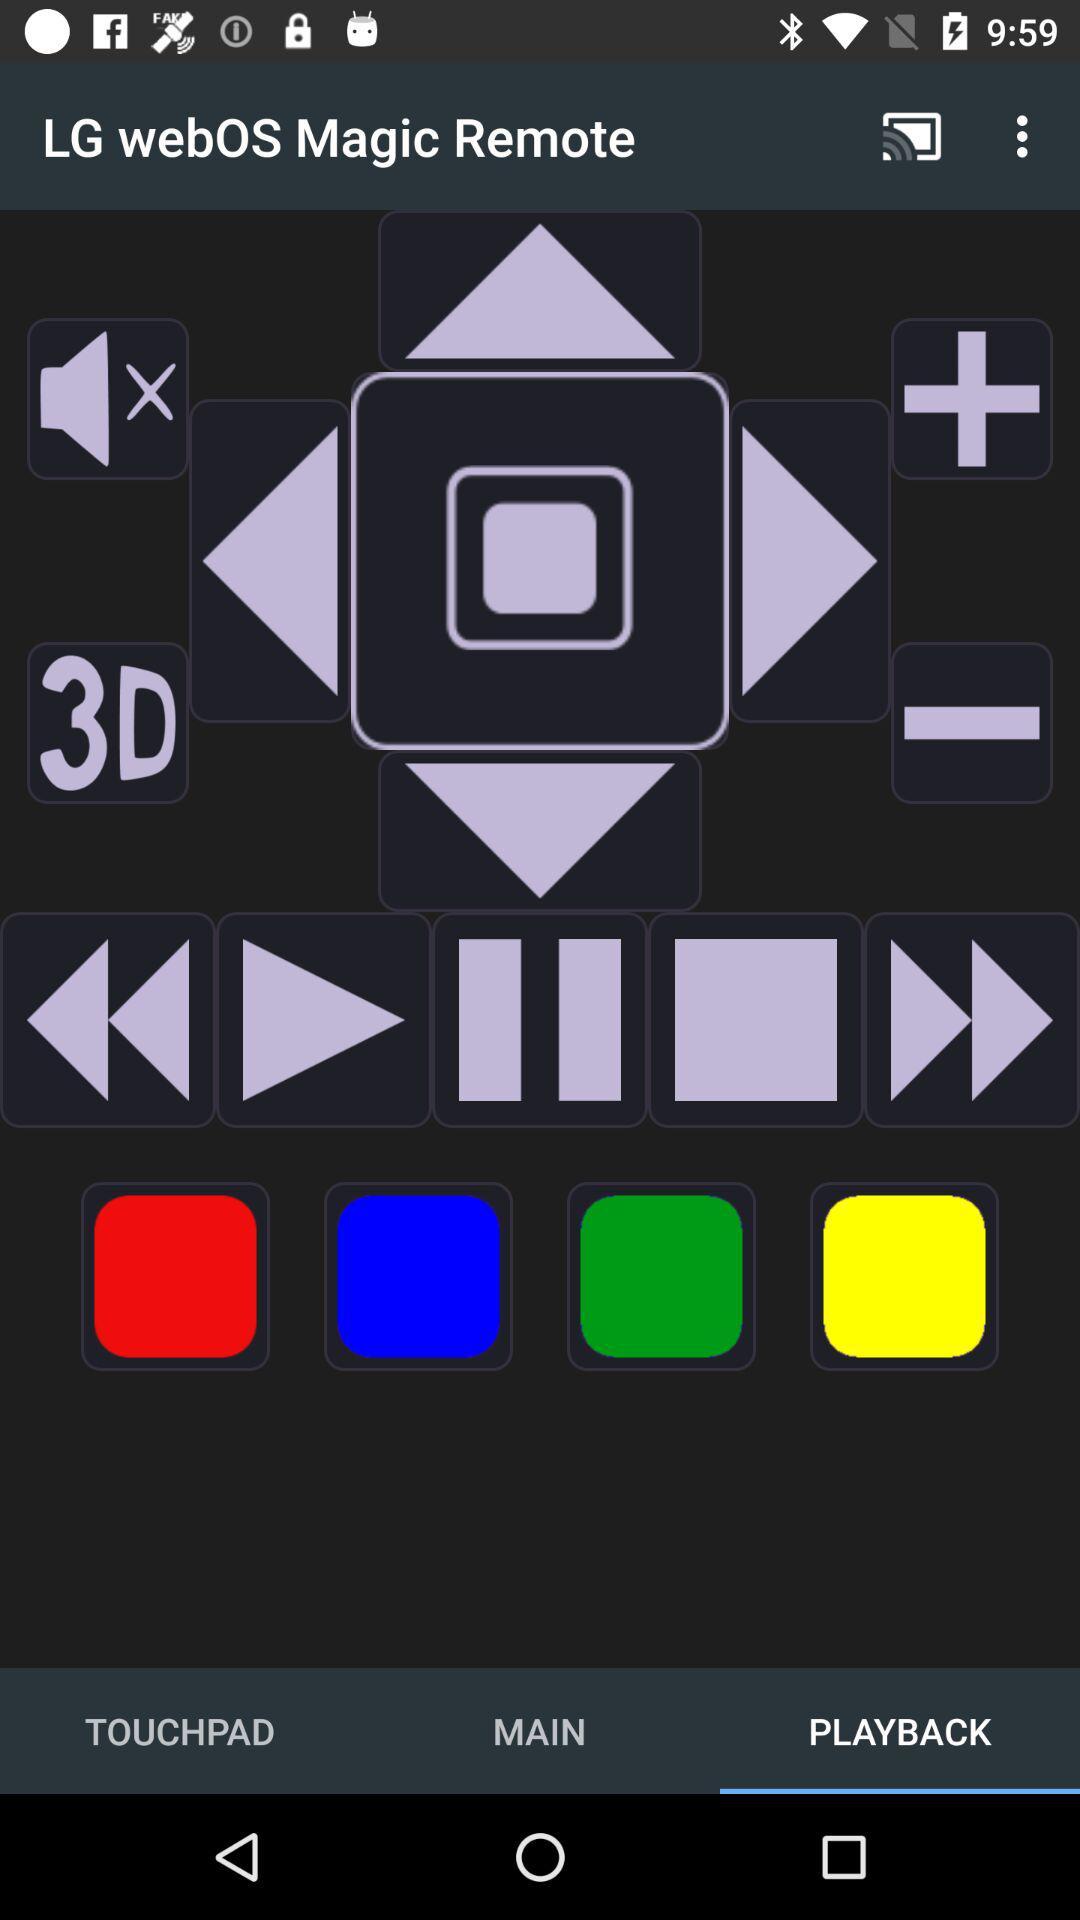  Describe the element at coordinates (540, 830) in the screenshot. I see `audo` at that location.